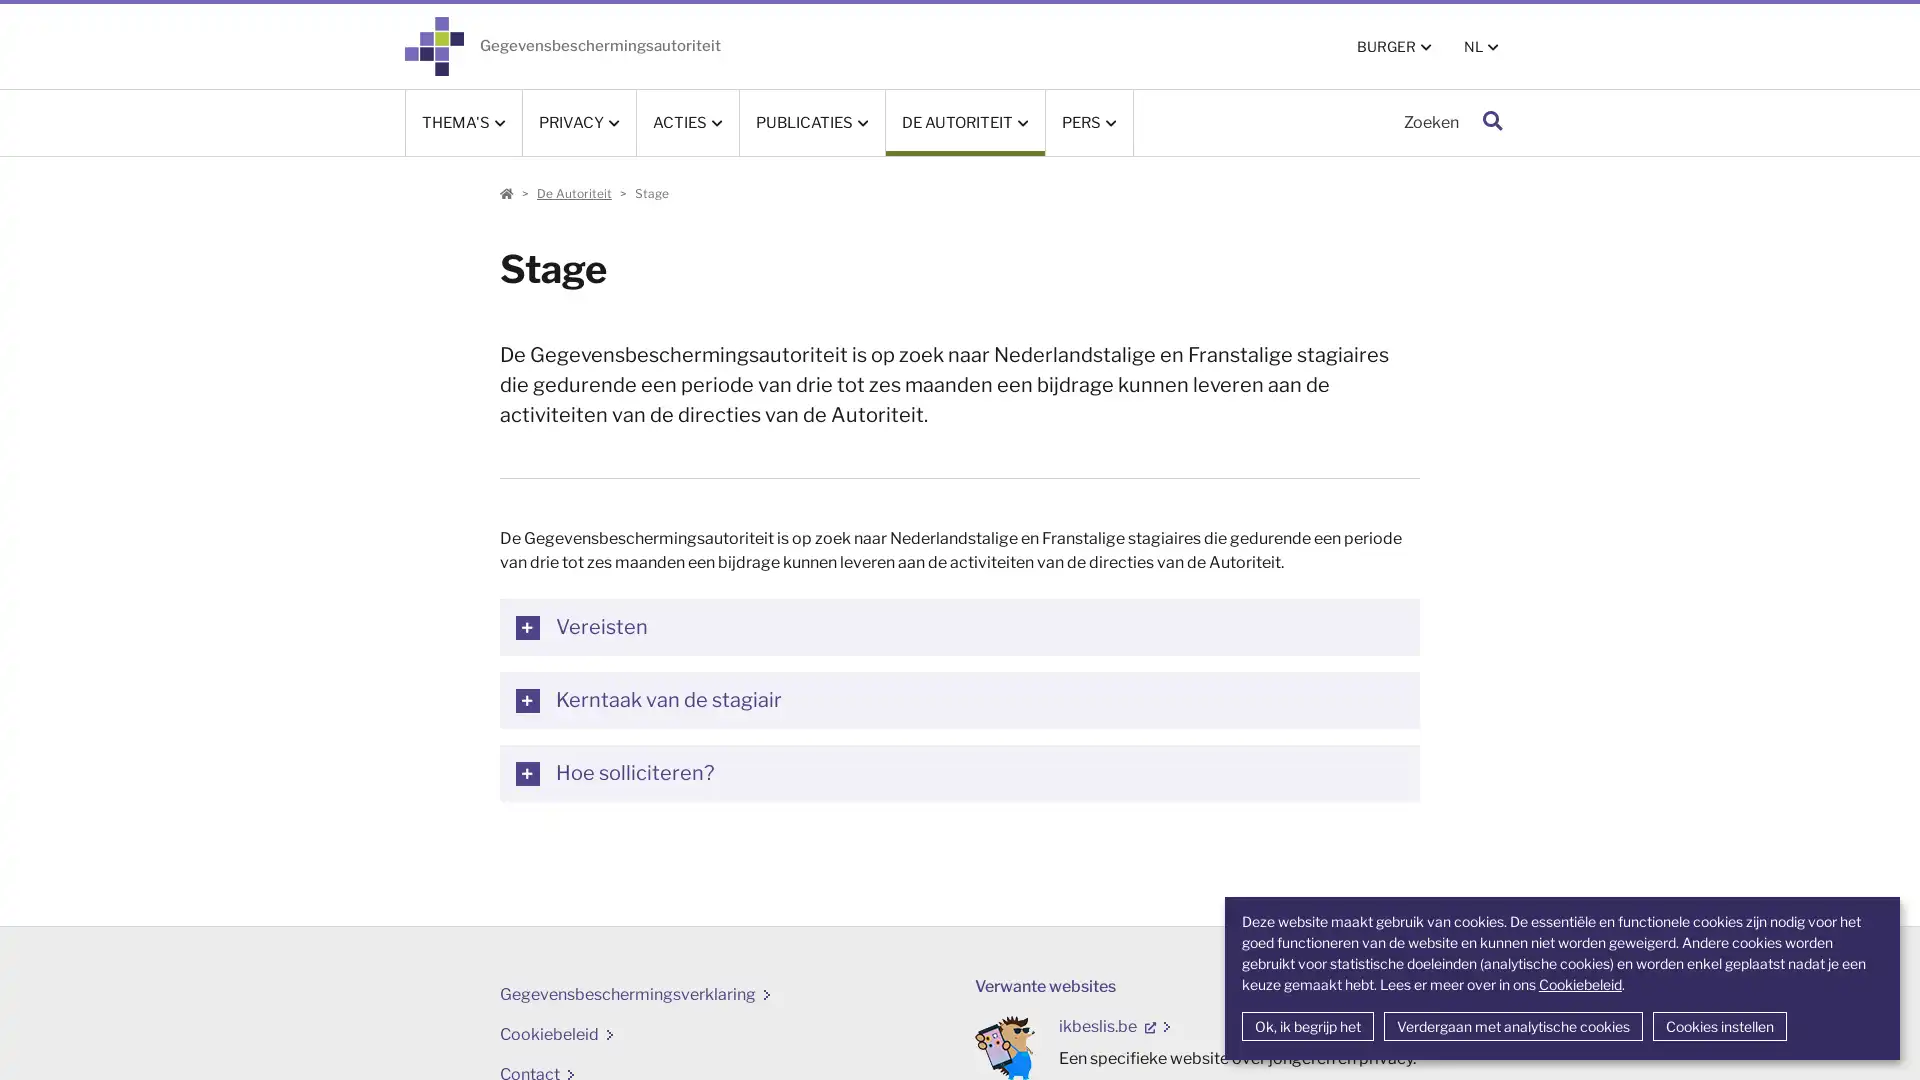 Image resolution: width=1920 pixels, height=1080 pixels. I want to click on Zoeken, so click(1492, 122).